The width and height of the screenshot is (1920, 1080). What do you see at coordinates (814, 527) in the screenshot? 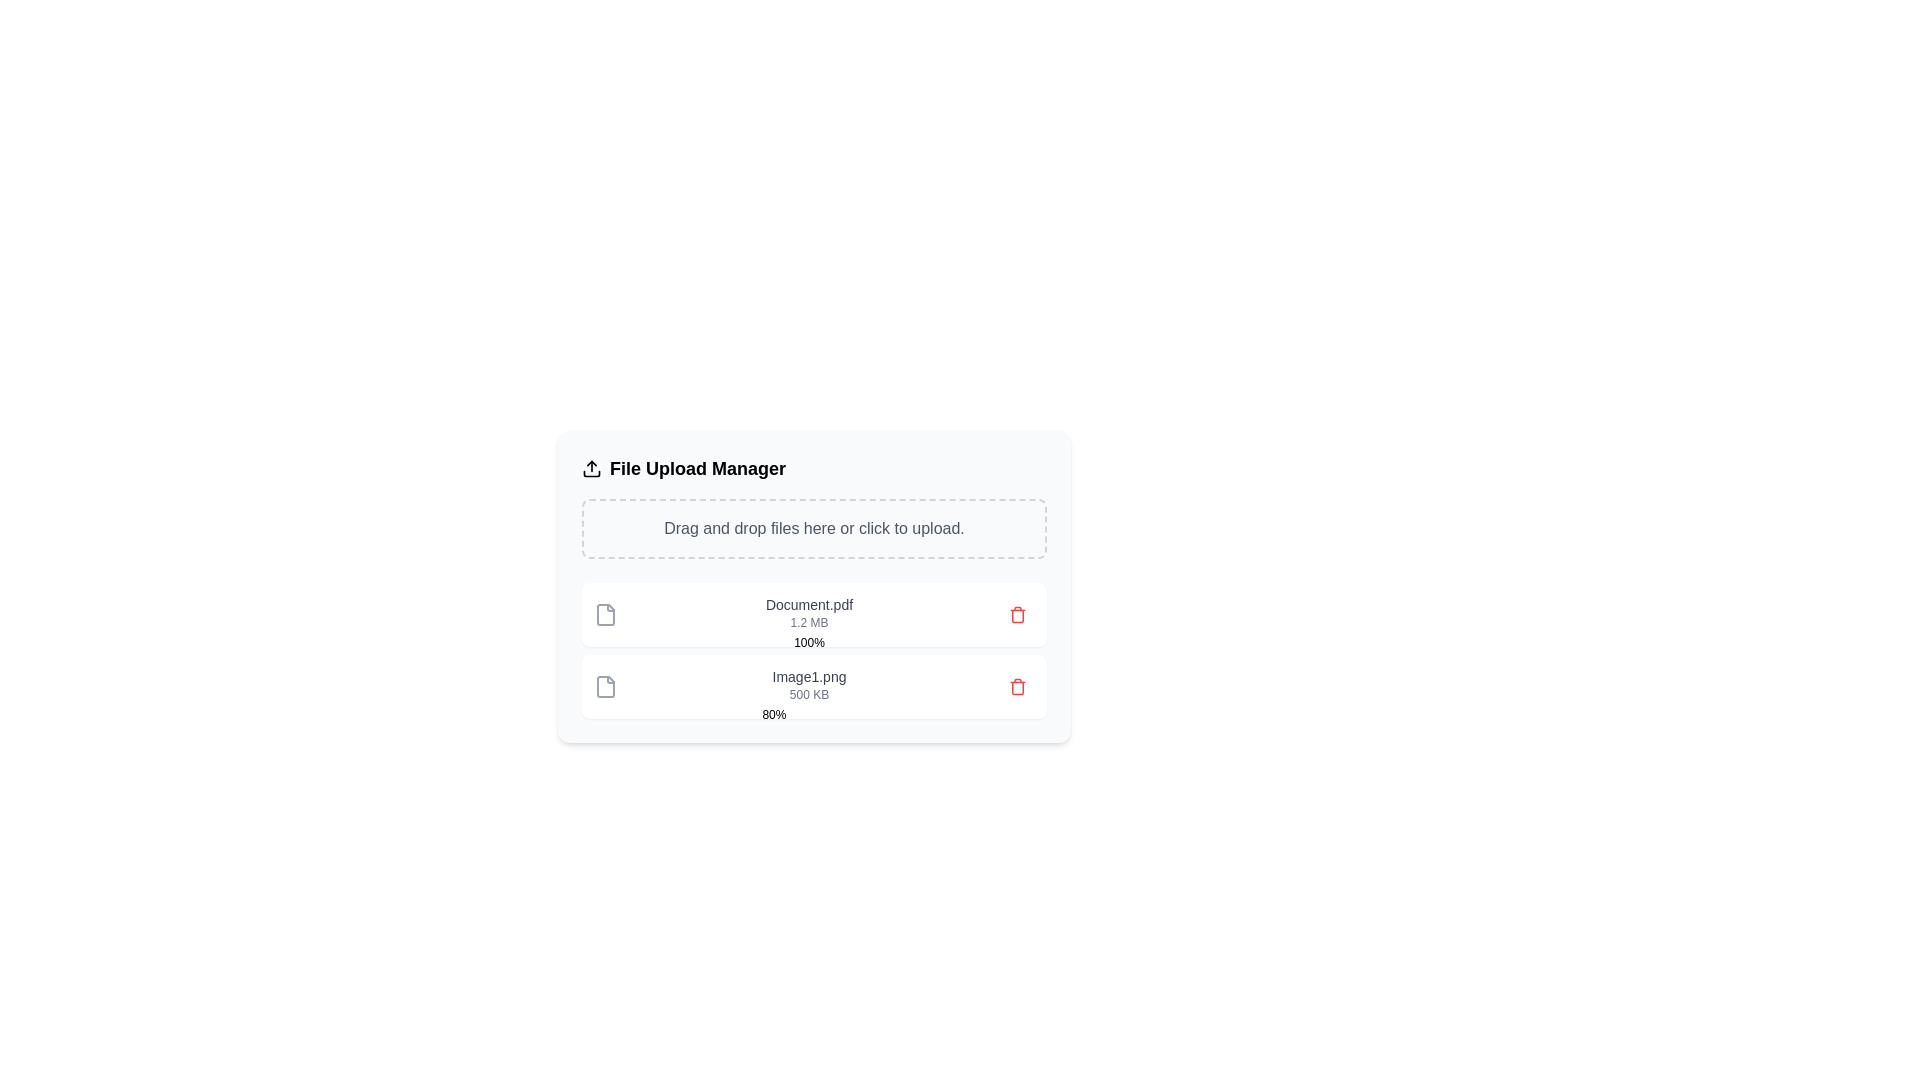
I see `inside the Interactive file upload area in the 'File Upload Manager'` at bounding box center [814, 527].